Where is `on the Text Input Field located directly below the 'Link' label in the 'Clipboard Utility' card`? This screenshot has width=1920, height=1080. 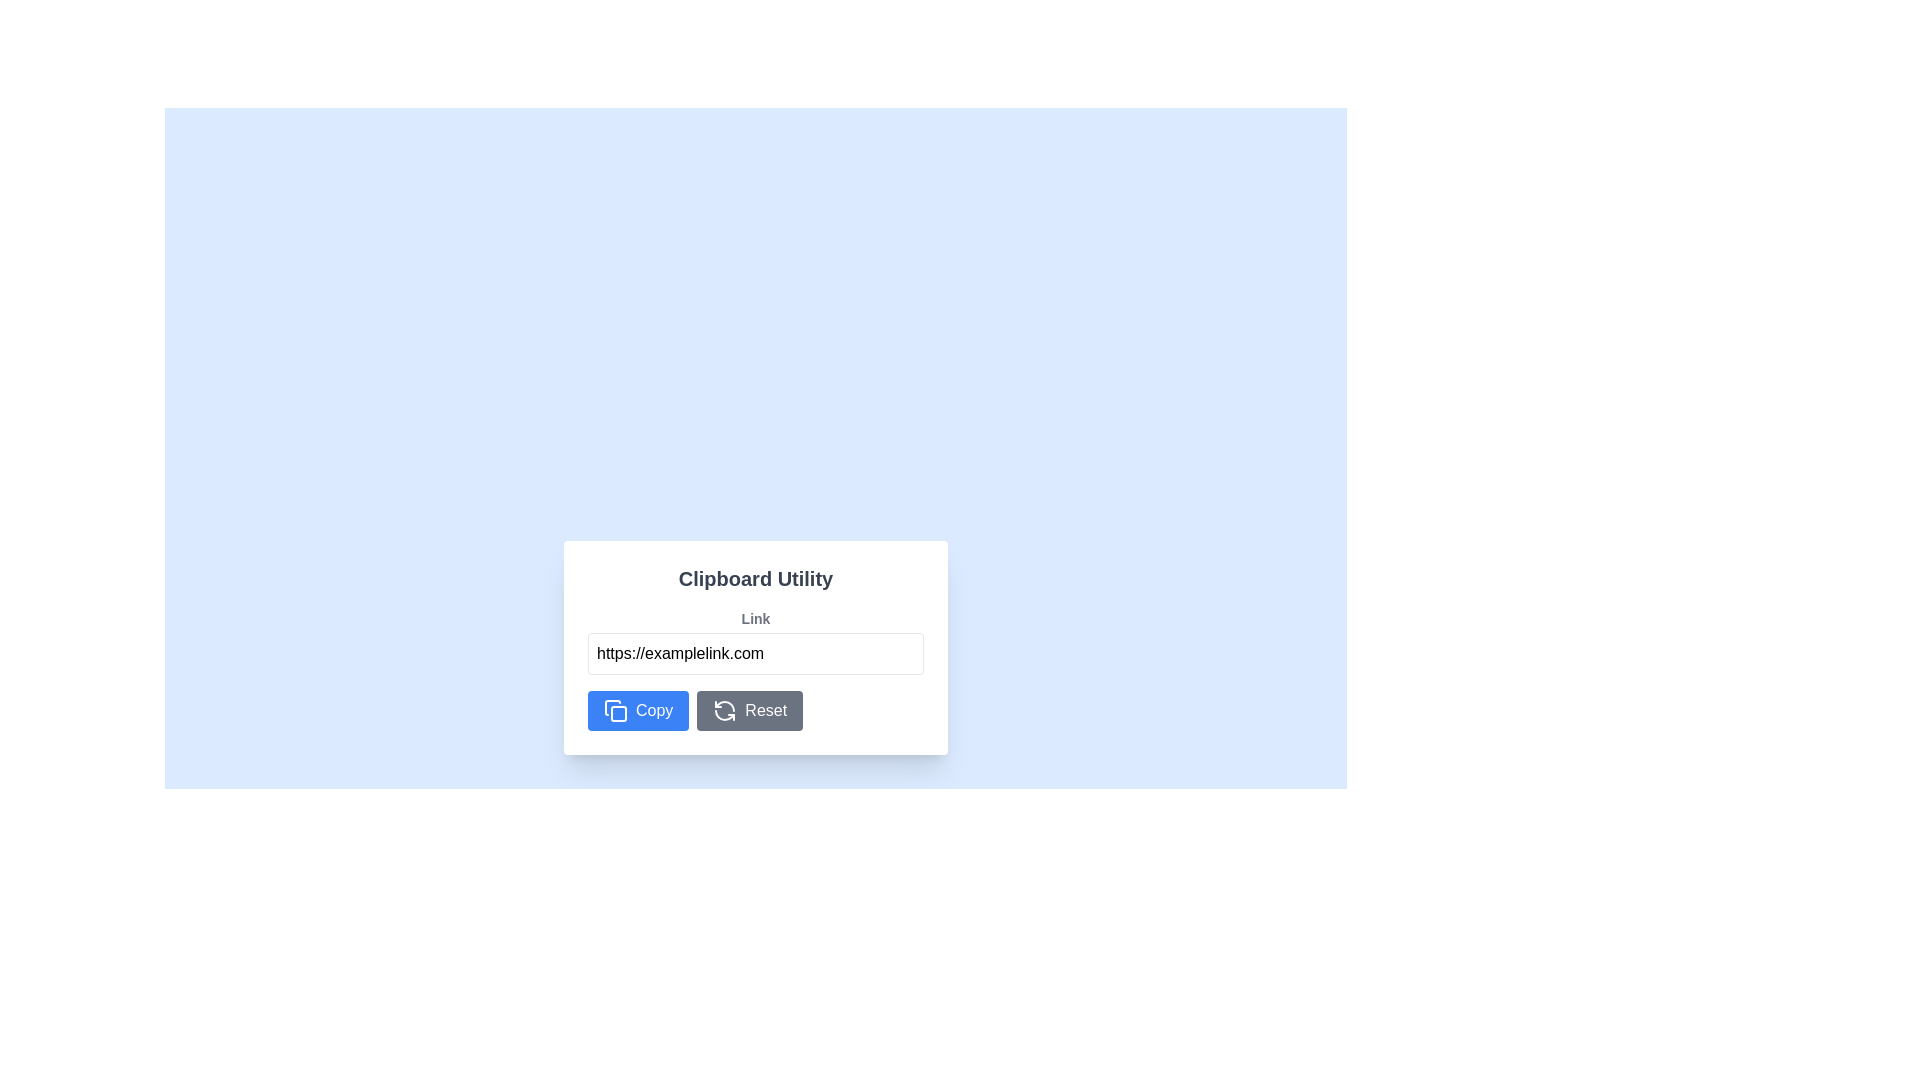
on the Text Input Field located directly below the 'Link' label in the 'Clipboard Utility' card is located at coordinates (754, 654).